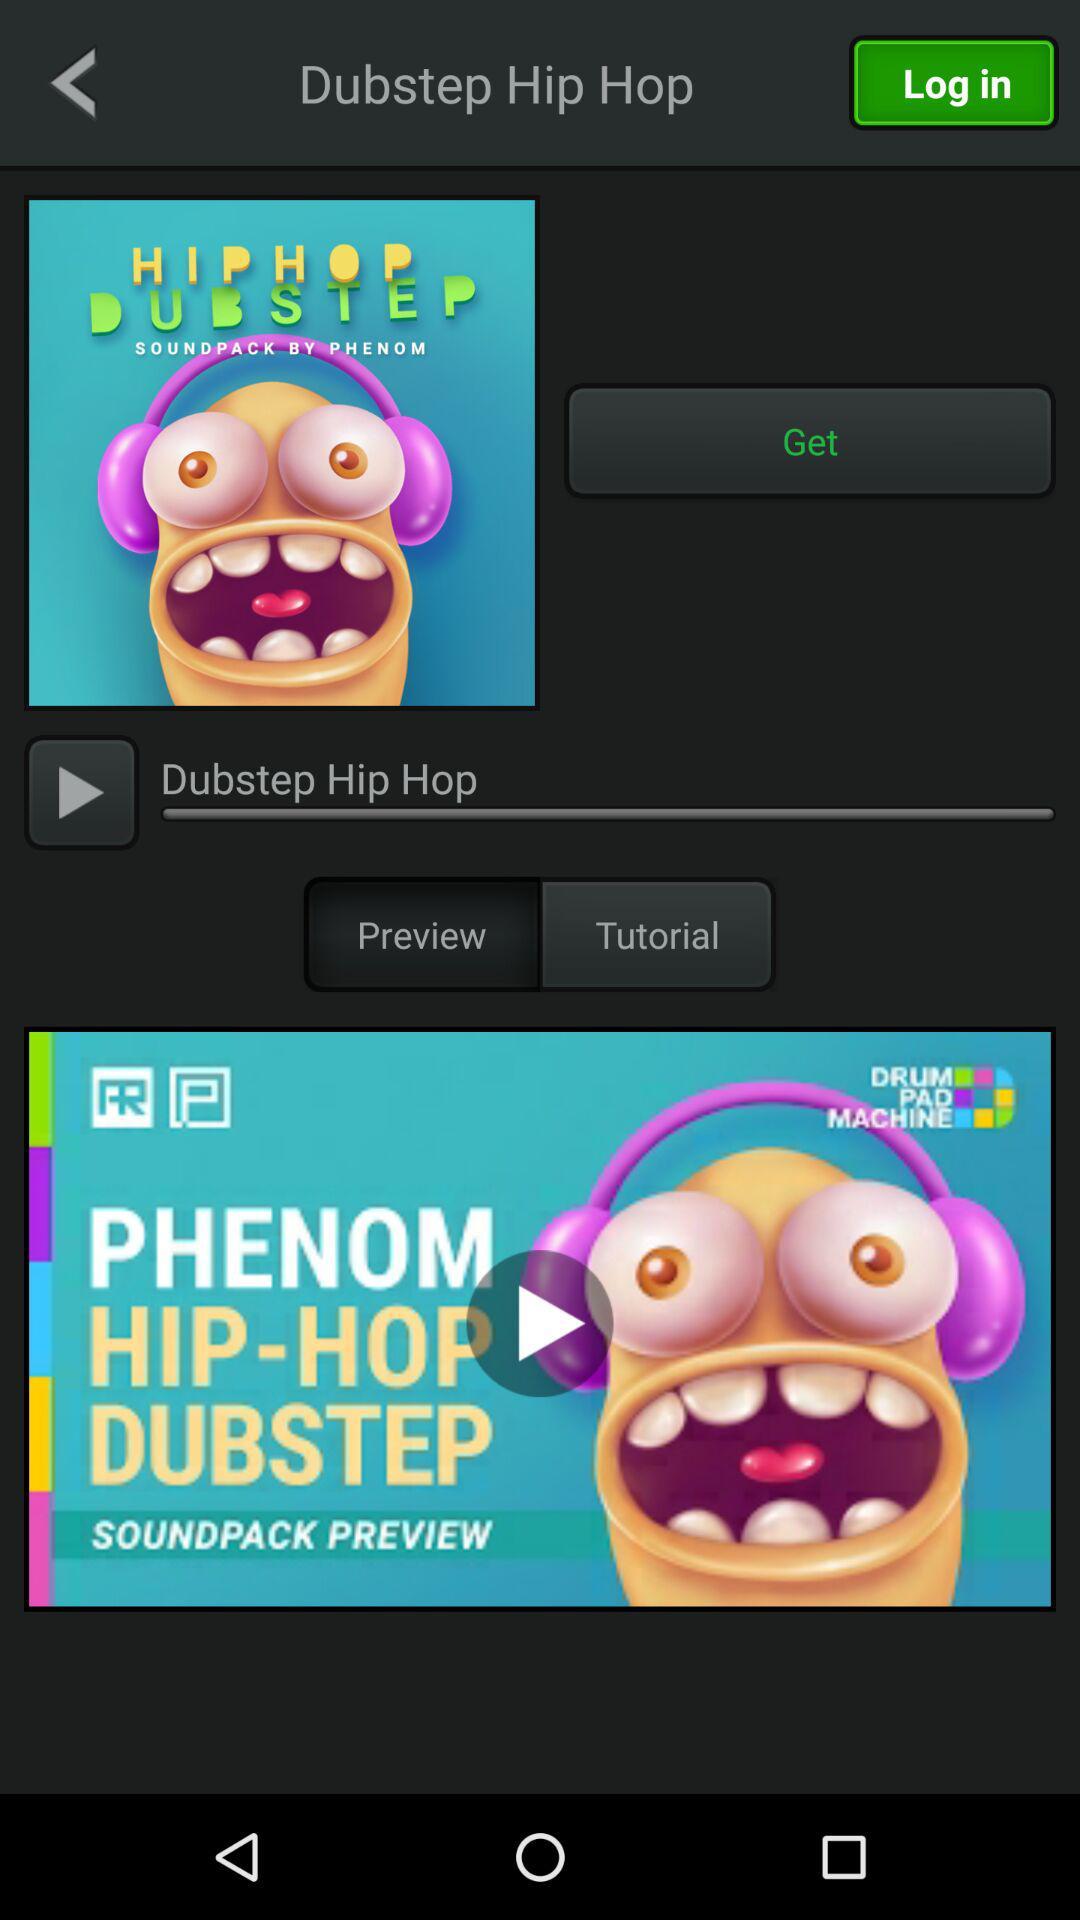 The width and height of the screenshot is (1080, 1920). Describe the element at coordinates (540, 1319) in the screenshot. I see `tab to play select to play album` at that location.